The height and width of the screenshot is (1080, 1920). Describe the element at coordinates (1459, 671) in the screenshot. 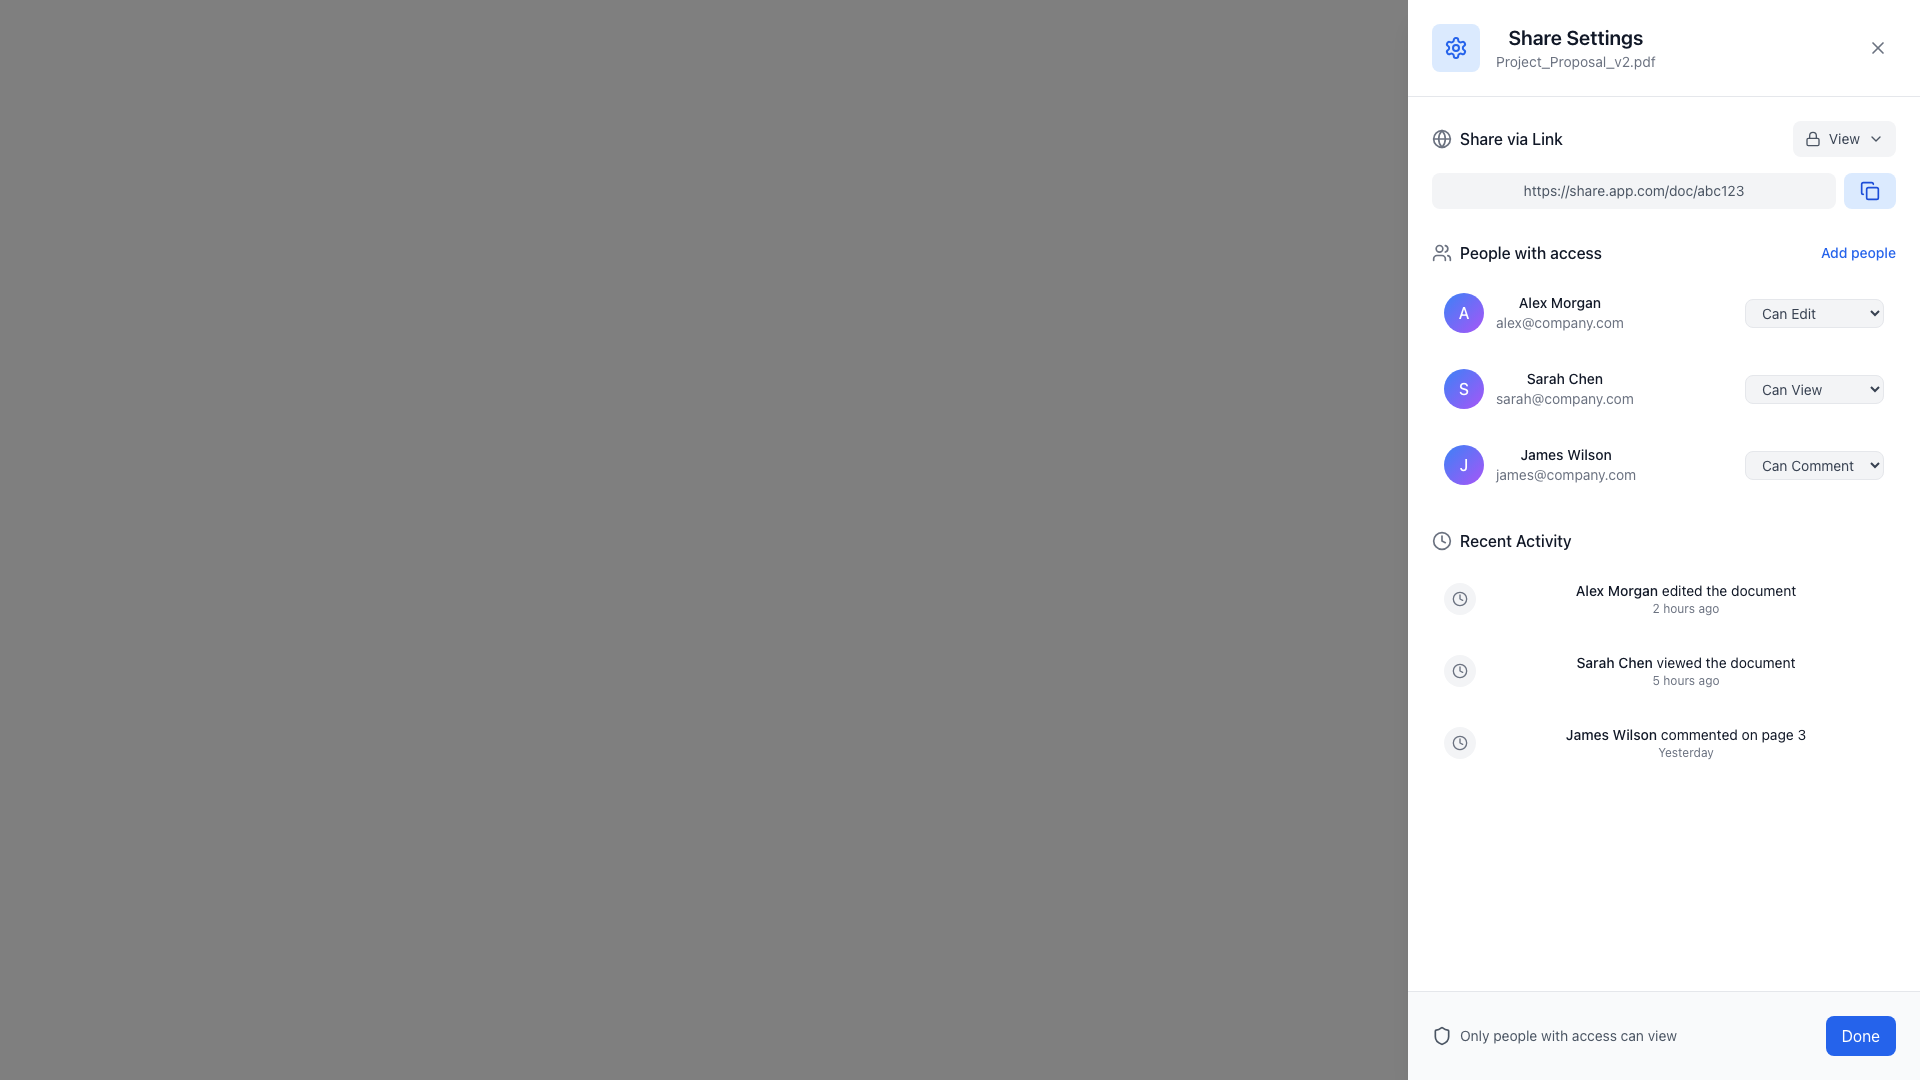

I see `the circular icon with a light gray background and a clock symbol, representing the activity 'Sarah Chen viewed the document', located in the recent activity list` at that location.